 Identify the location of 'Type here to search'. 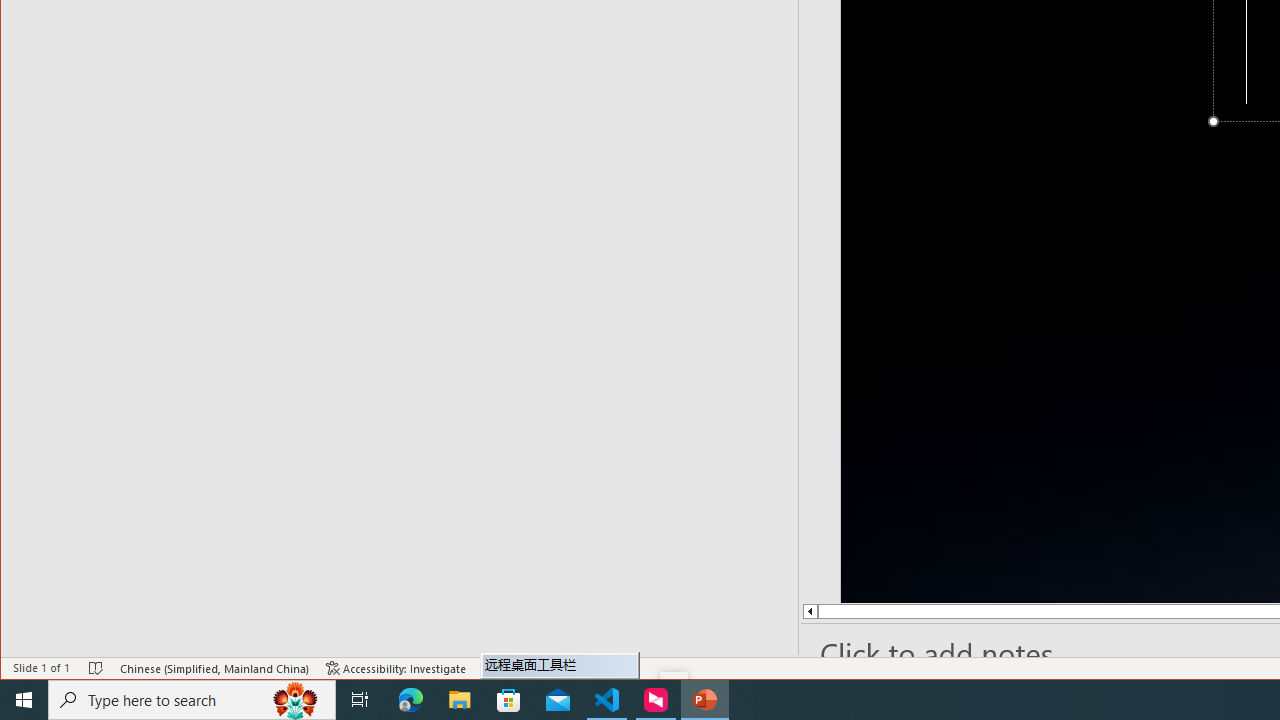
(192, 698).